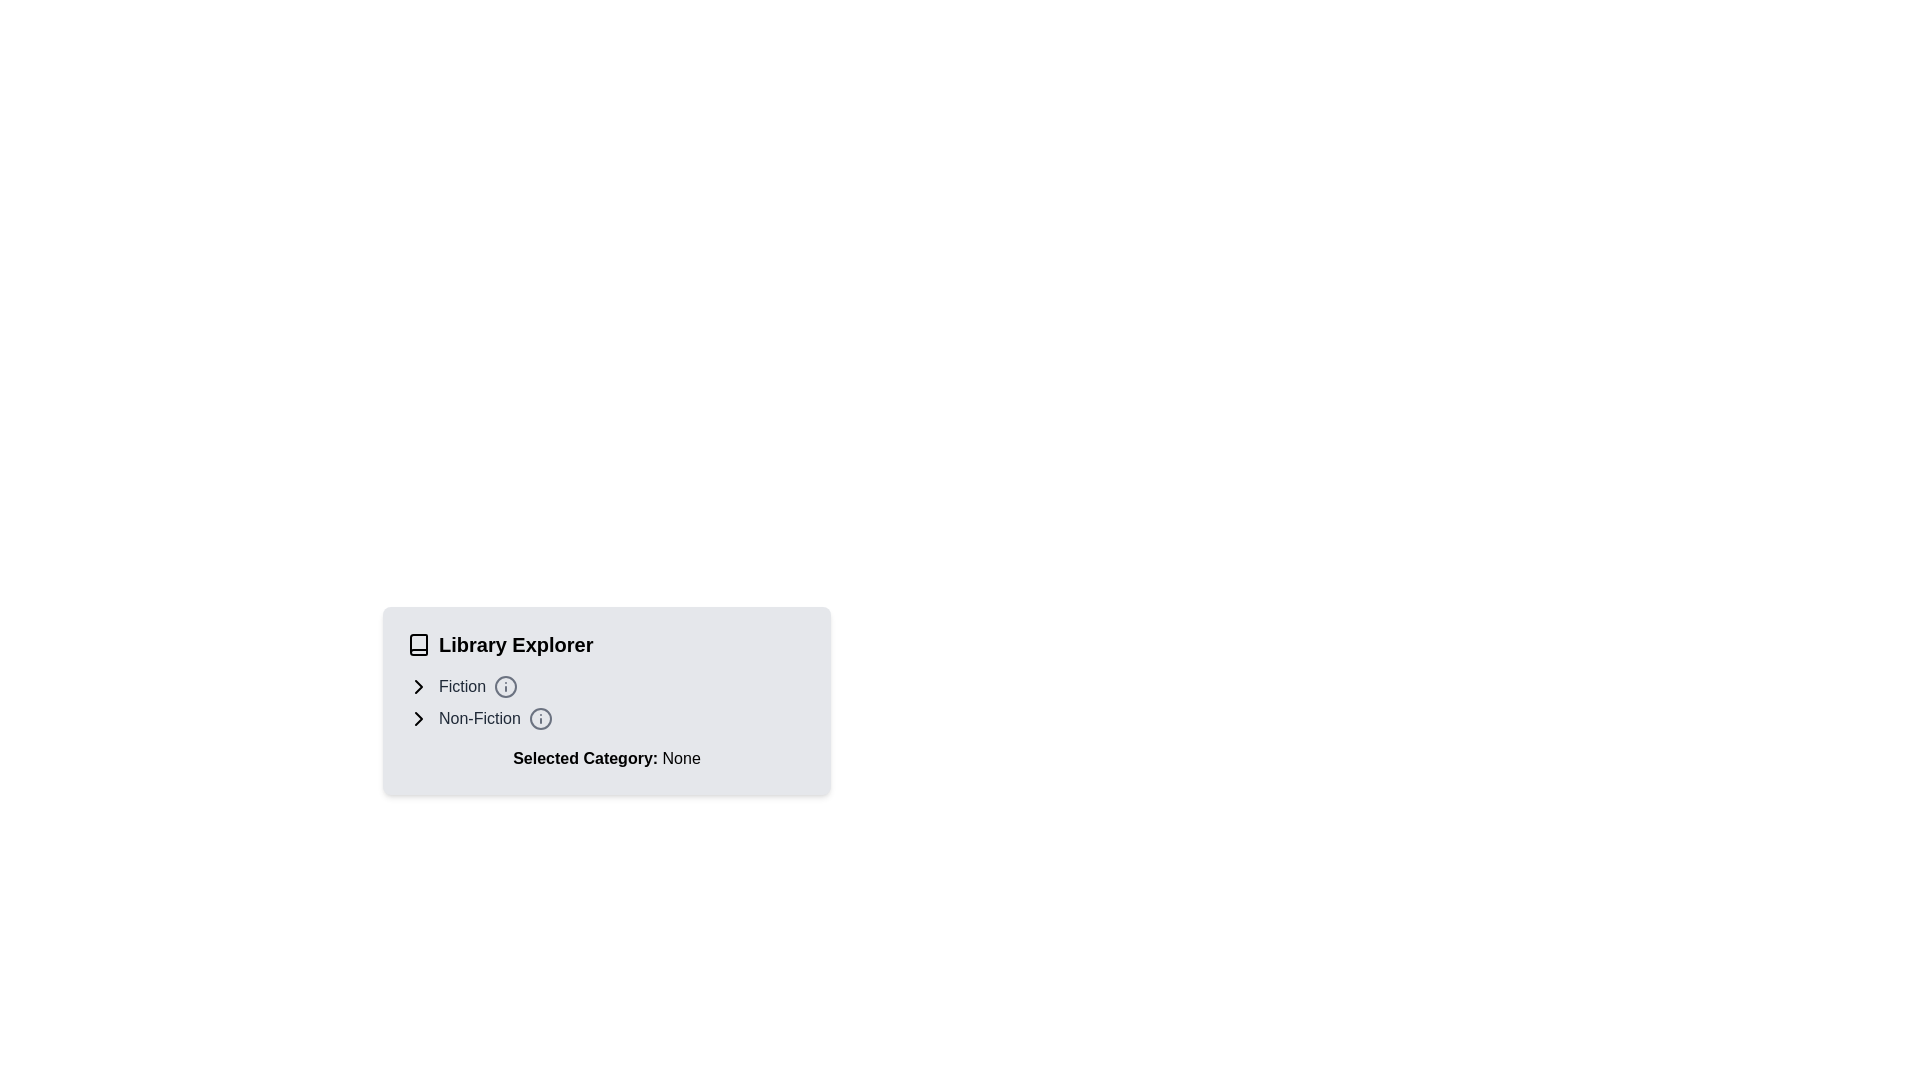 The width and height of the screenshot is (1920, 1080). I want to click on the book icon located at the top-left corner of the 'Library Explorer' menu section, so click(417, 644).